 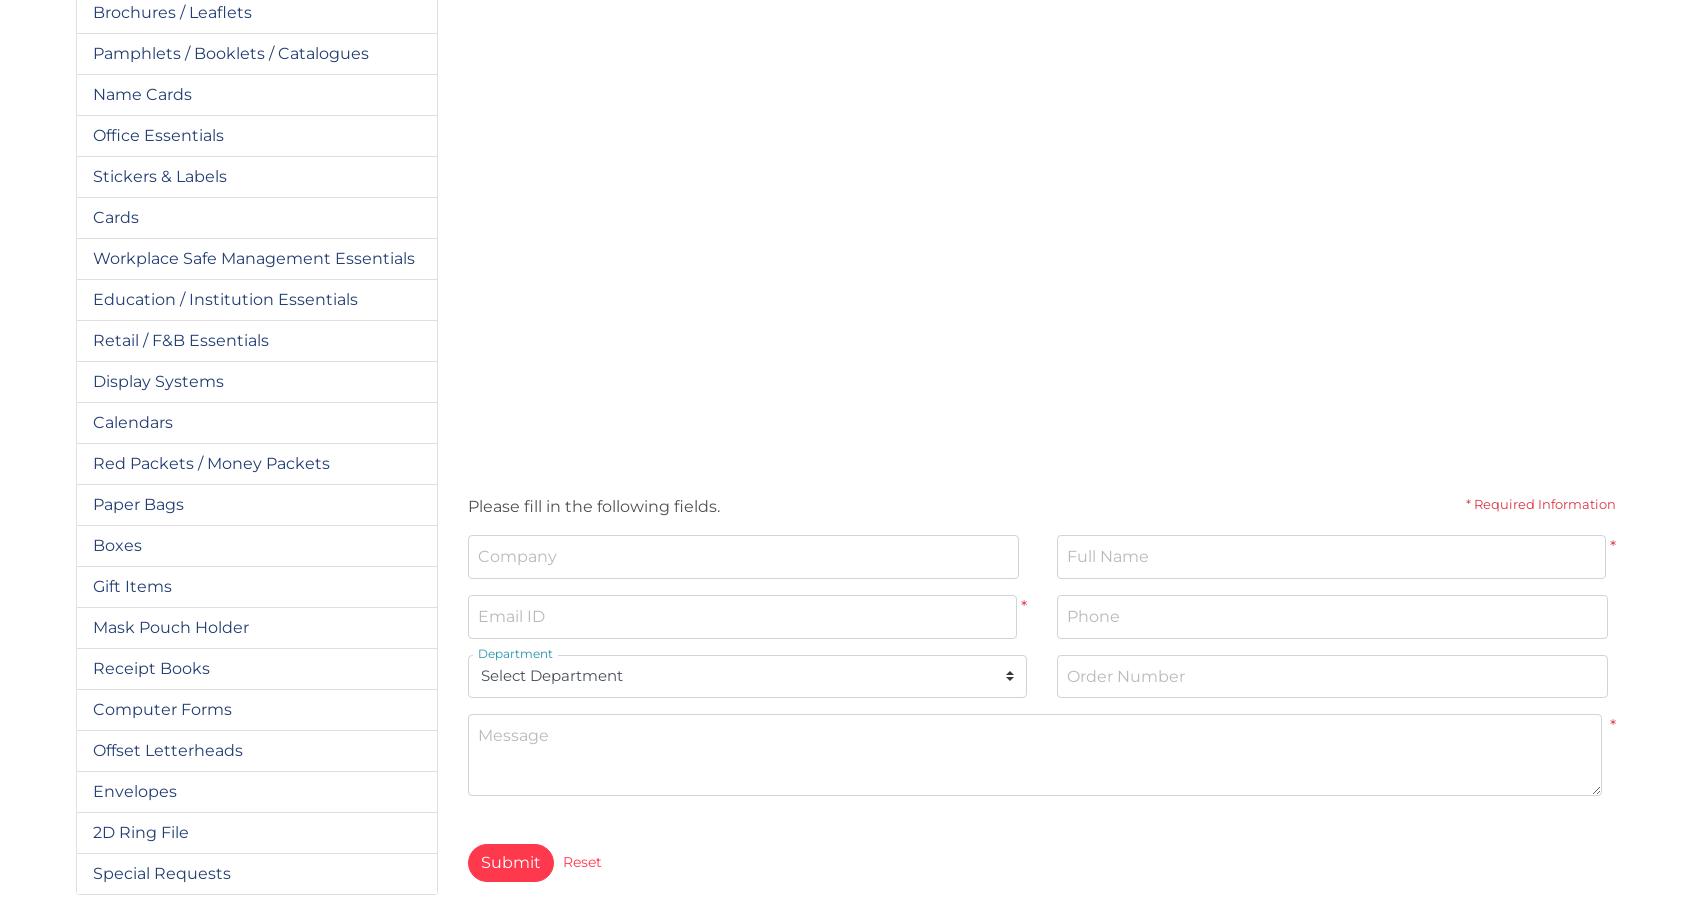 What do you see at coordinates (209, 461) in the screenshot?
I see `'Red Packets / Money Packets'` at bounding box center [209, 461].